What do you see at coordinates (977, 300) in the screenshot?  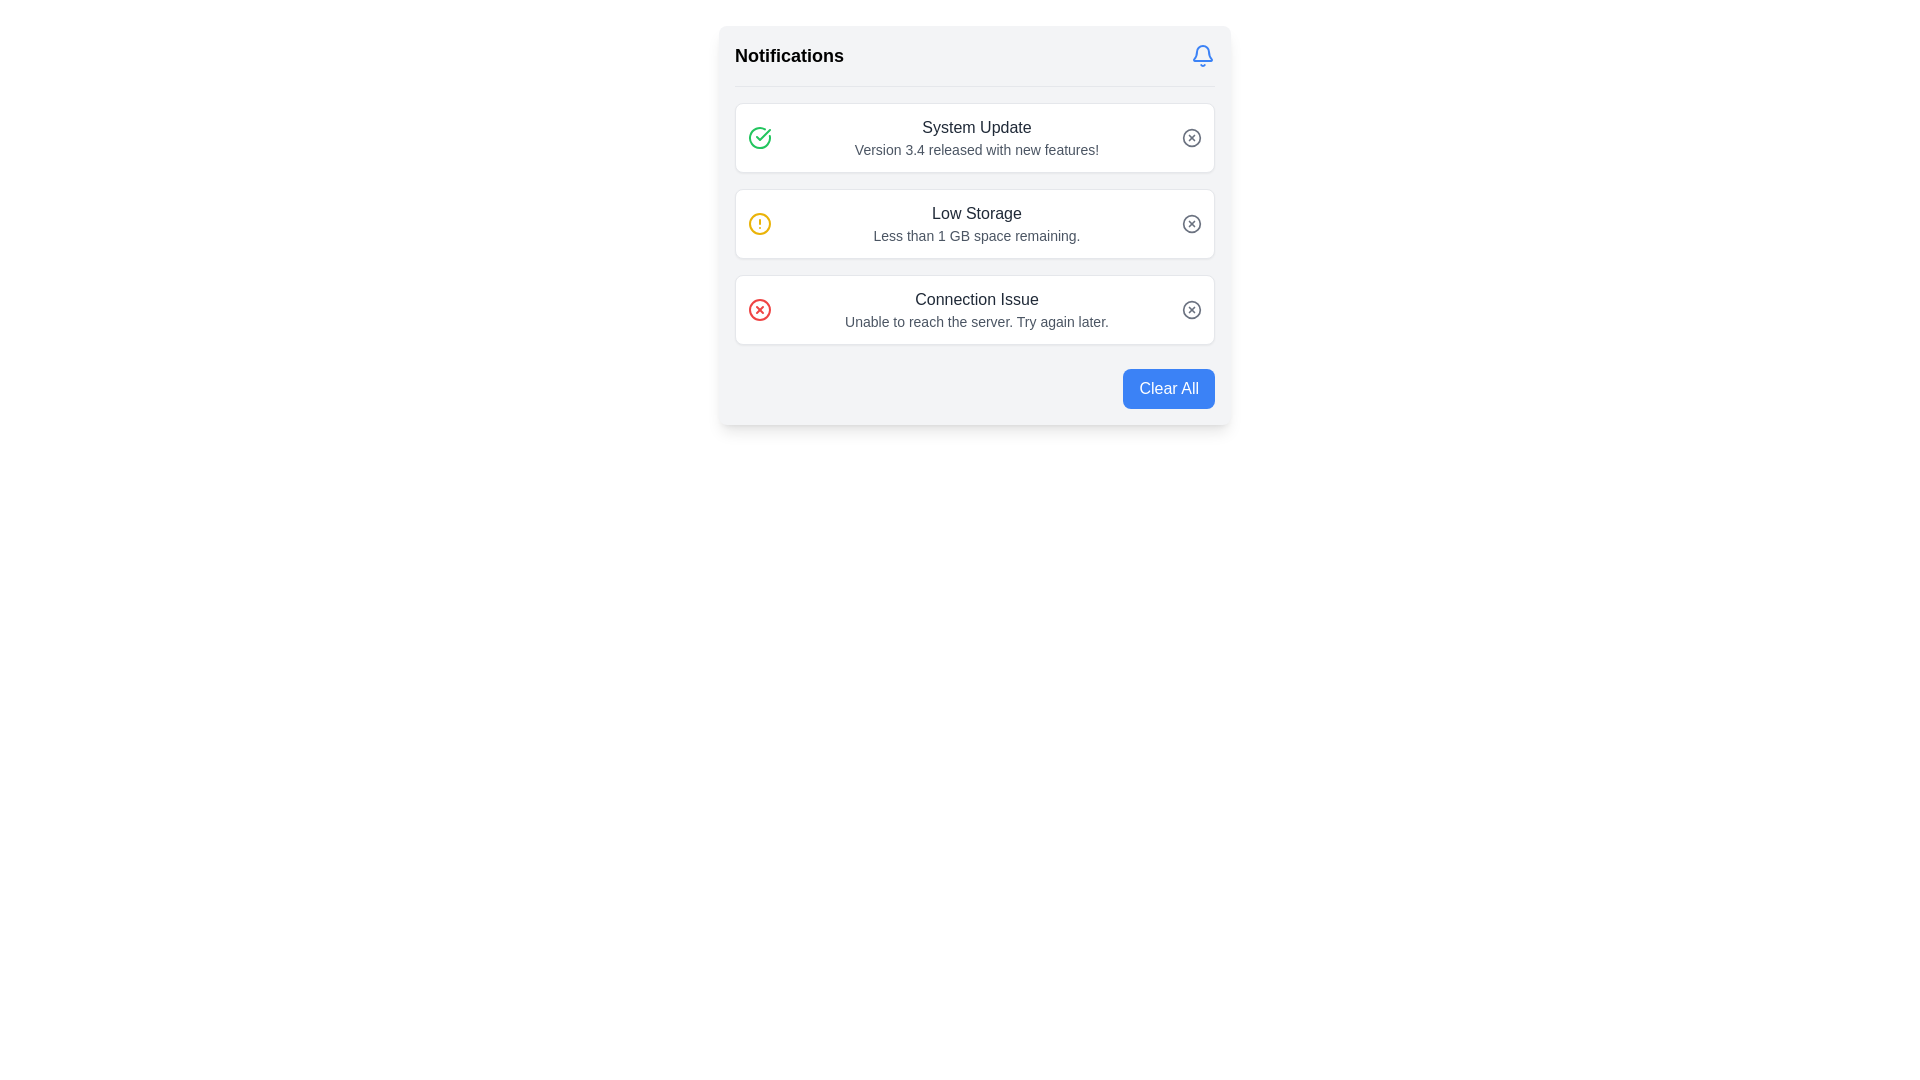 I see `text label that displays the title or summary of the notification regarding a connection issue, located in the third notification card from the top in the notification panel` at bounding box center [977, 300].